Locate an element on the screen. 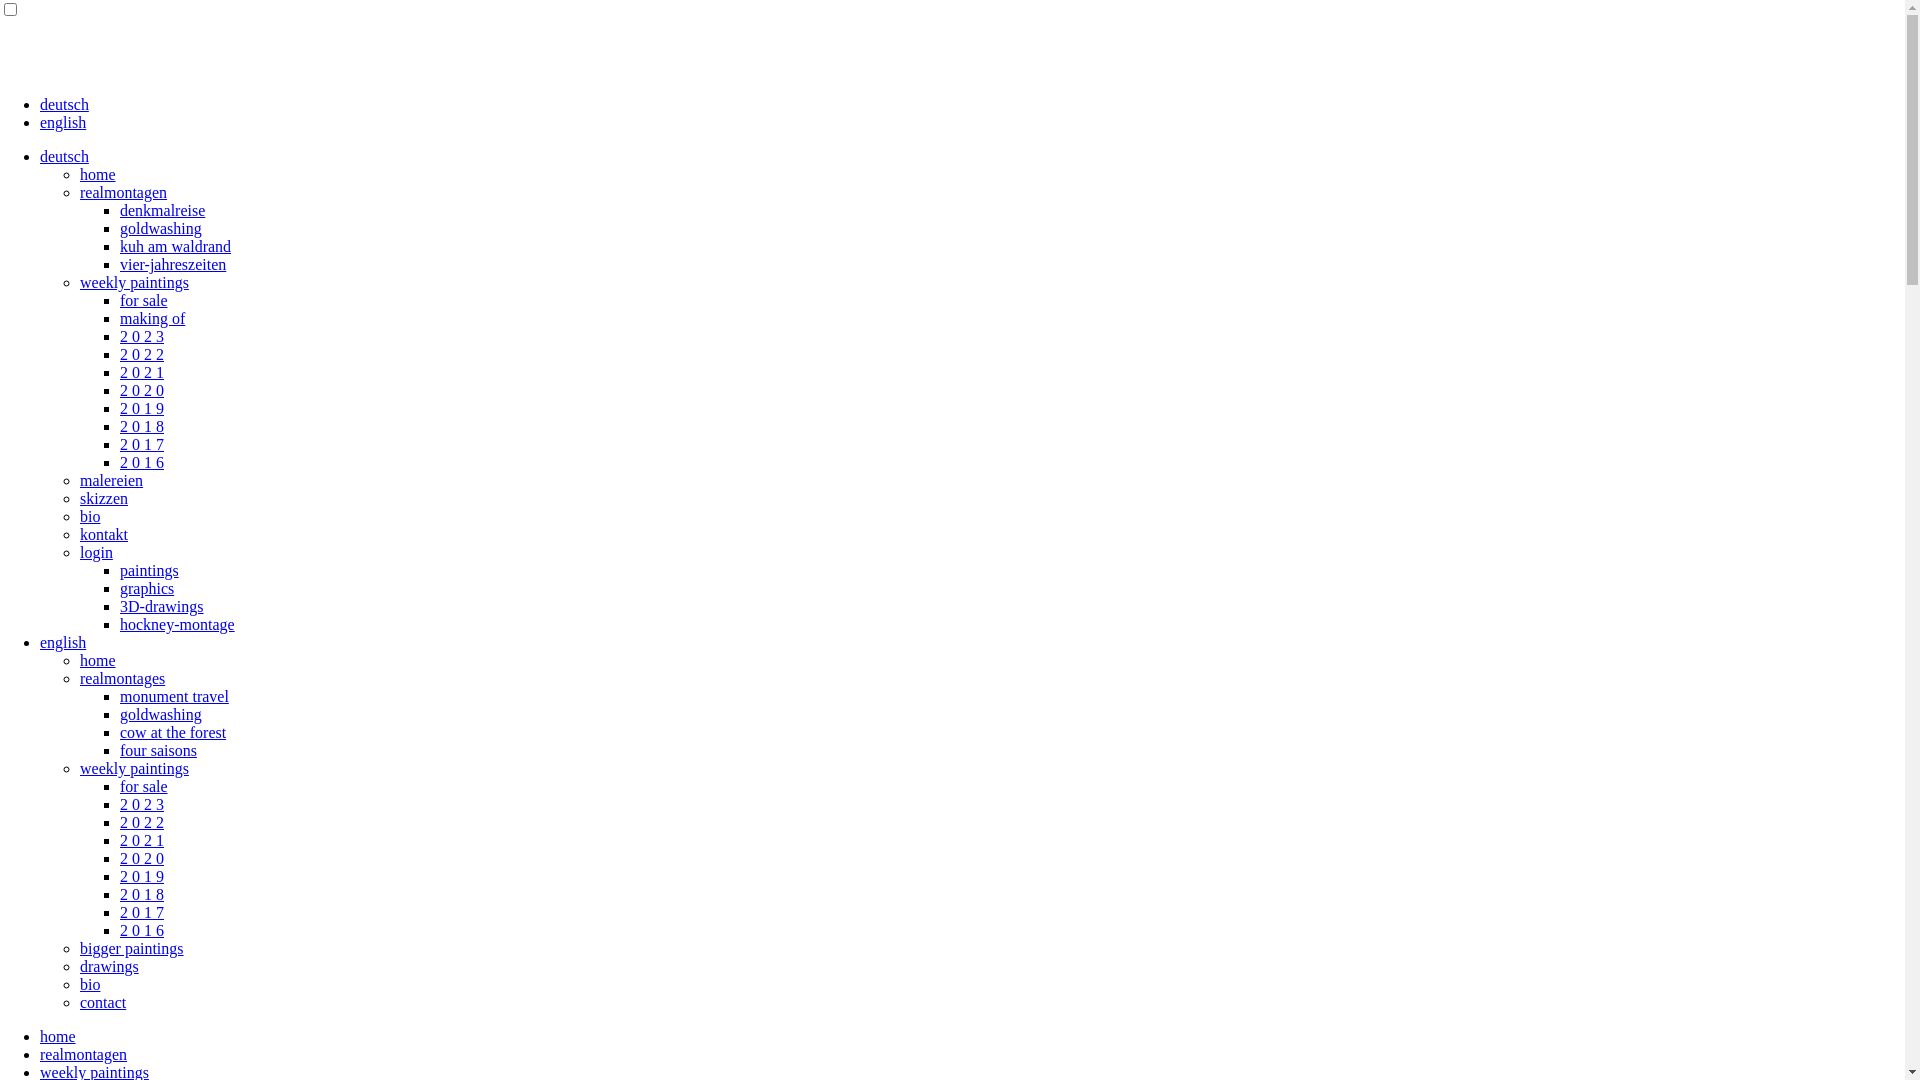 Image resolution: width=1920 pixels, height=1080 pixels. '2 0 1 9' is located at coordinates (141, 407).